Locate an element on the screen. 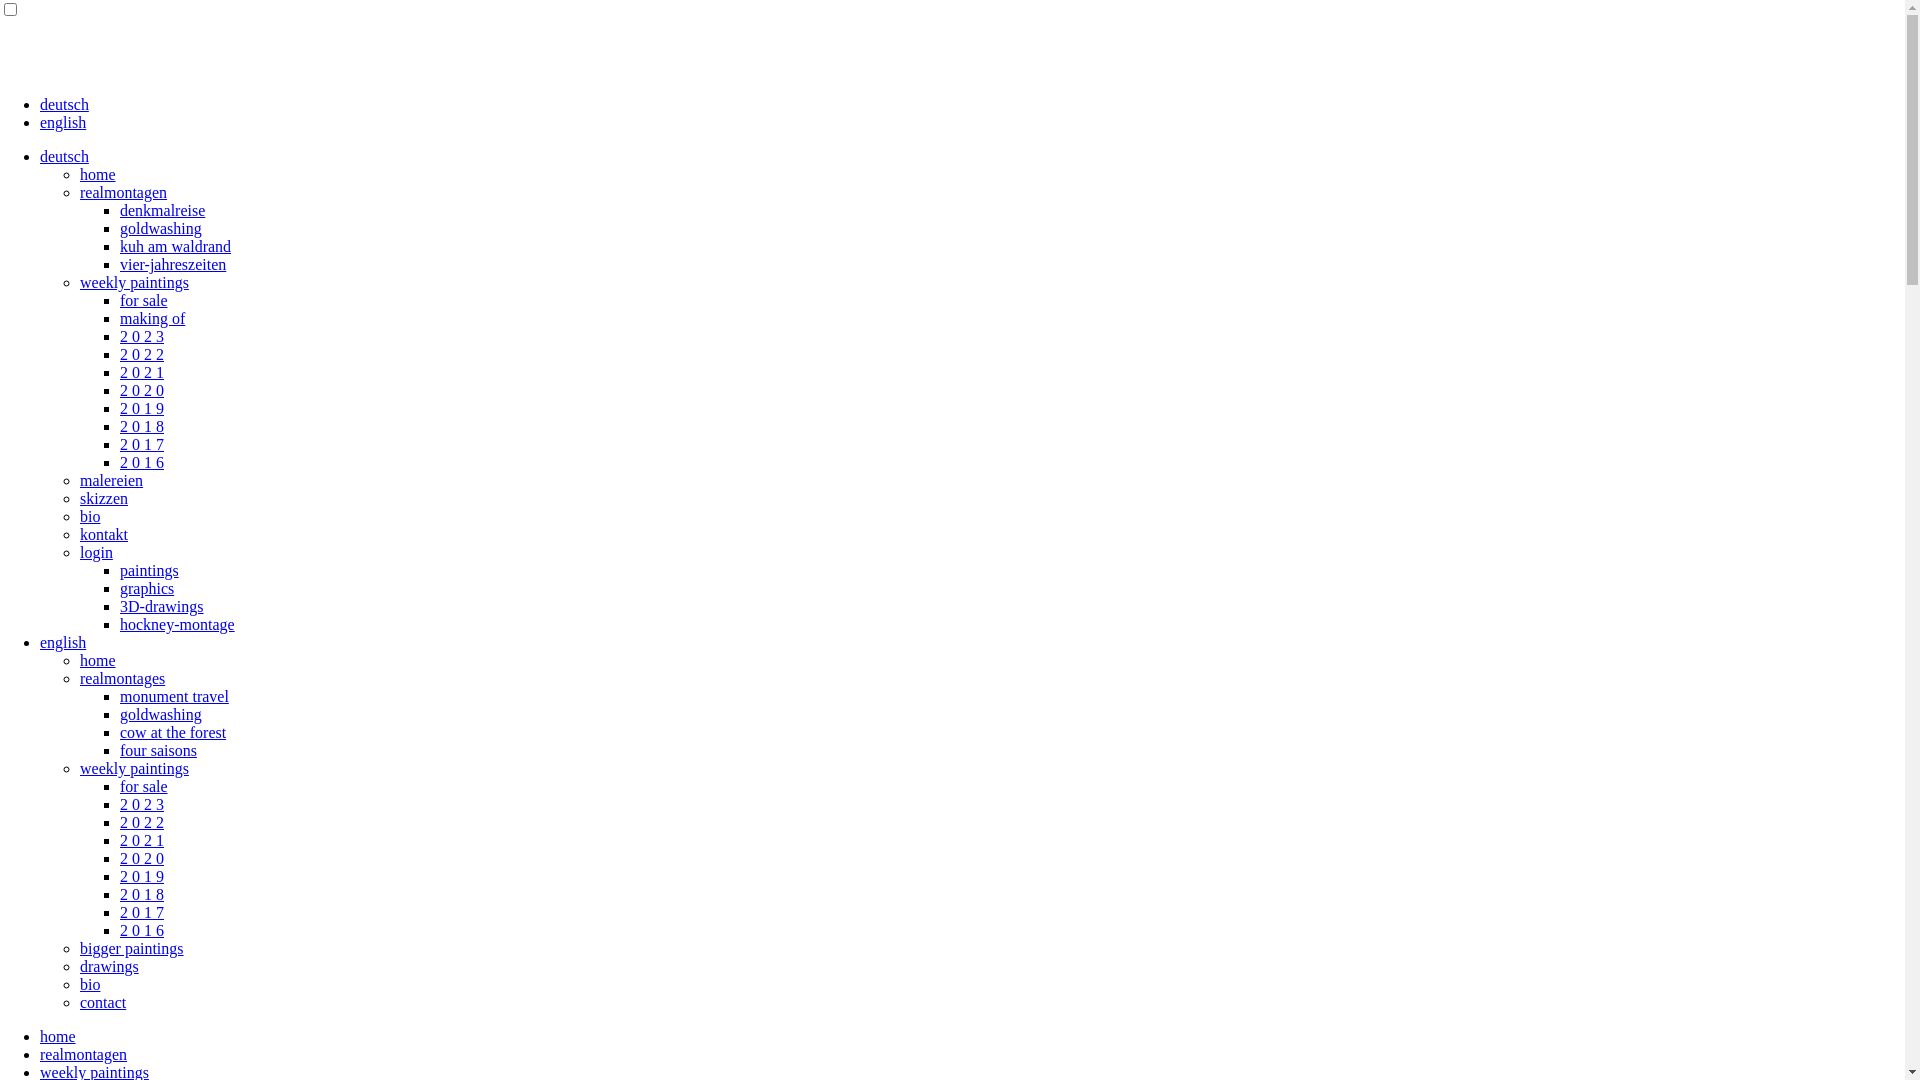 Image resolution: width=1920 pixels, height=1080 pixels. '2 0 1 9' is located at coordinates (141, 407).